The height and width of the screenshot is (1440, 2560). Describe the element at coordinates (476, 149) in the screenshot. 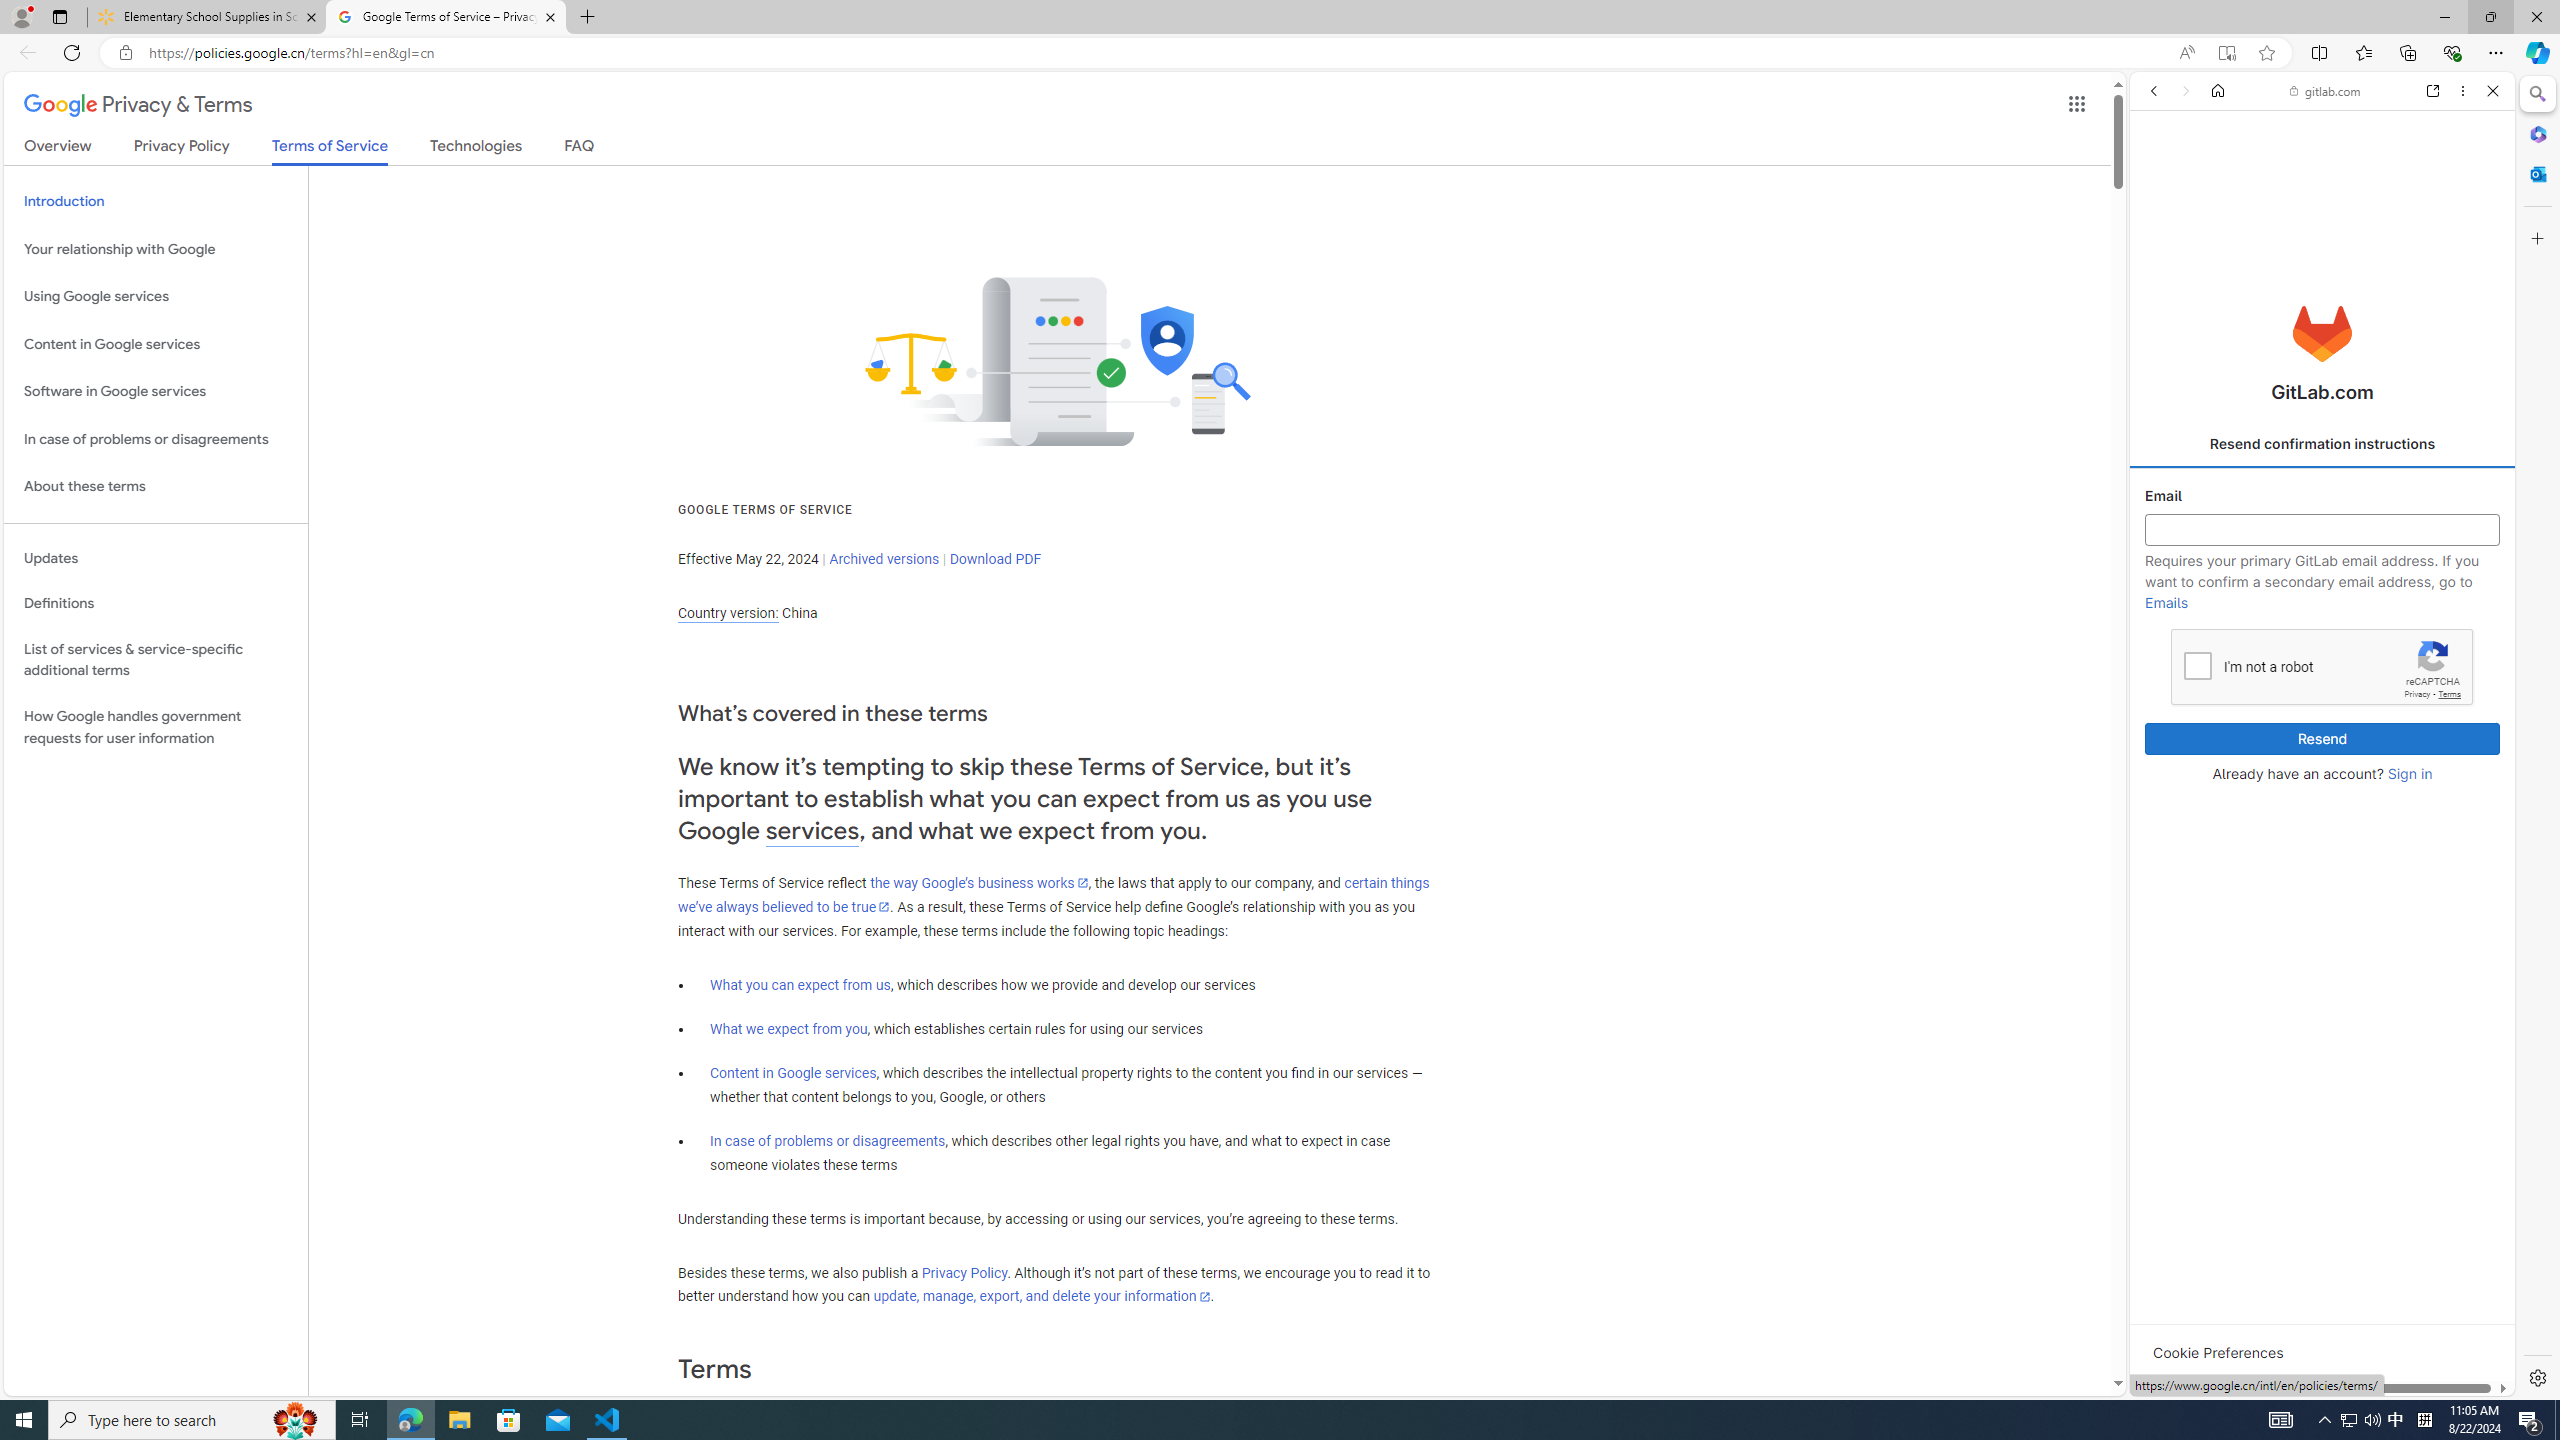

I see `'Technologies'` at that location.